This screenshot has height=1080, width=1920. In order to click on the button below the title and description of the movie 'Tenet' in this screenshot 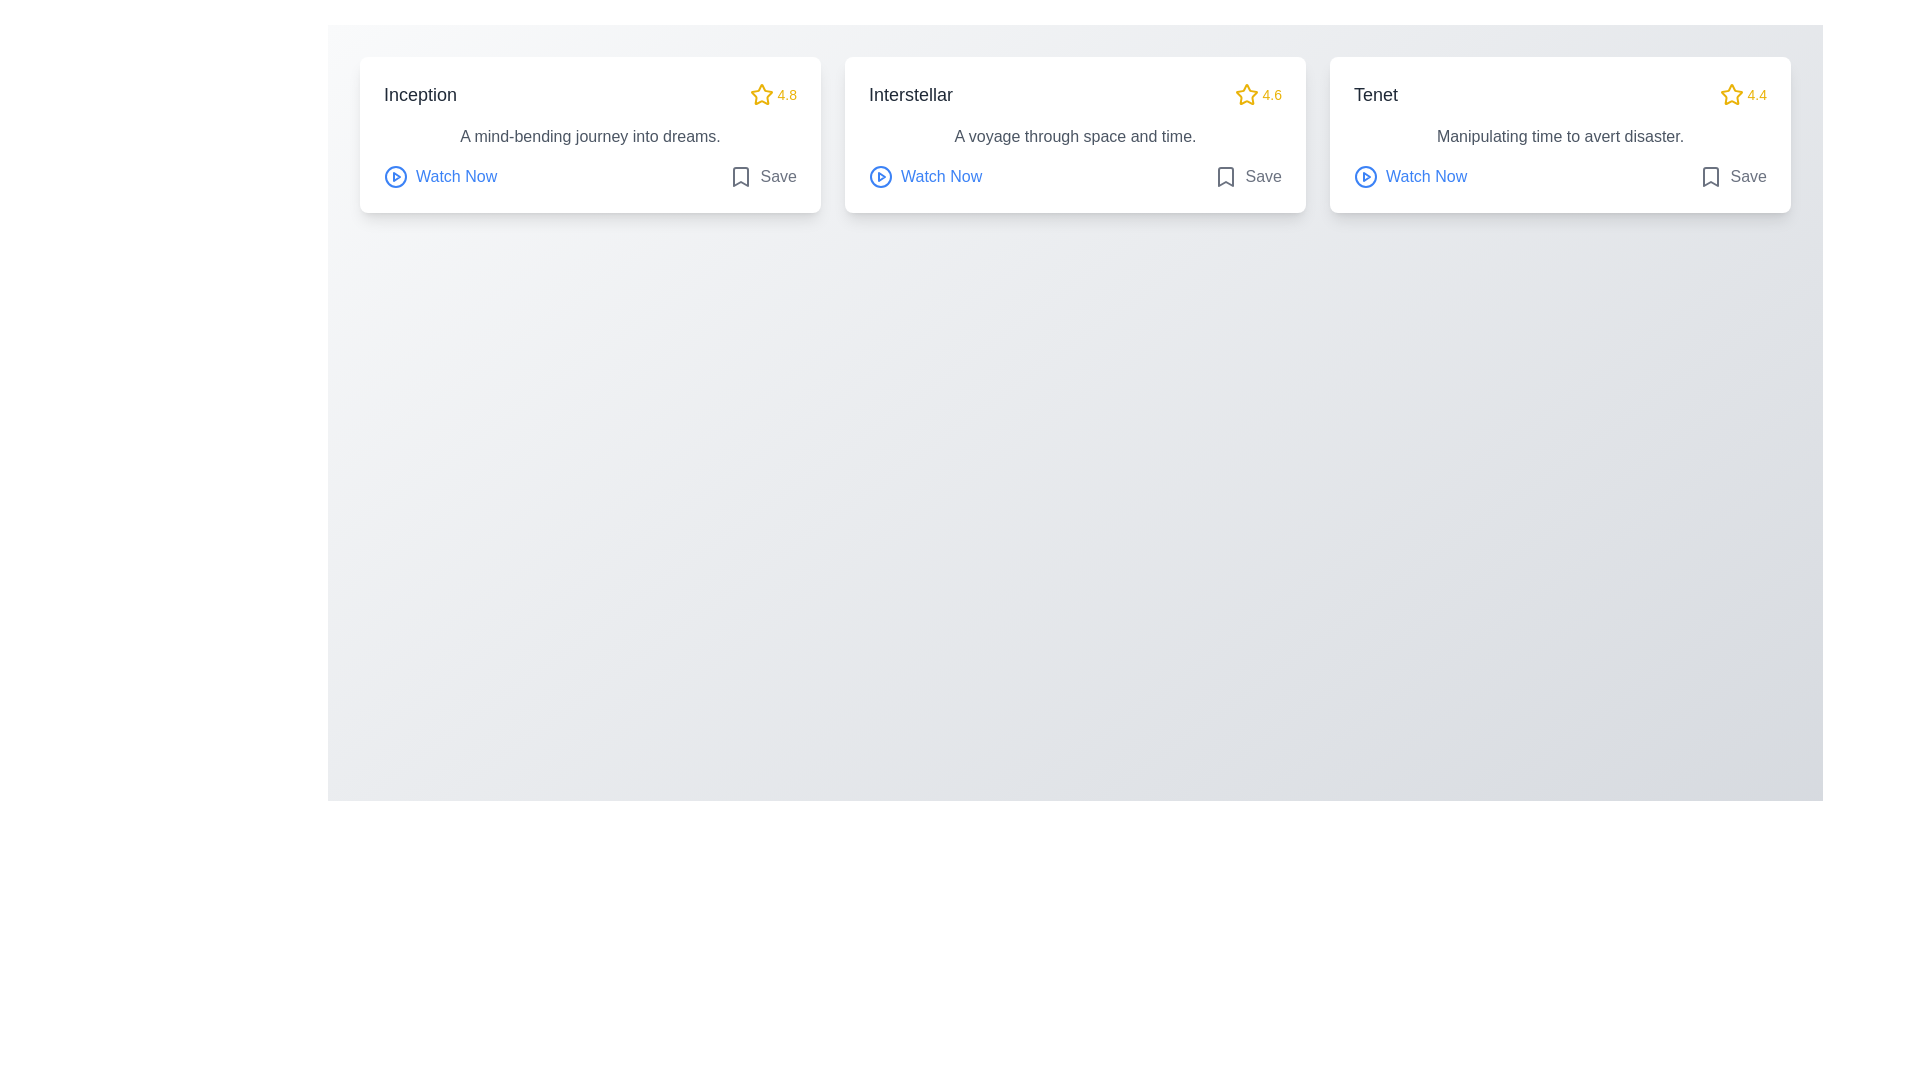, I will do `click(1409, 176)`.